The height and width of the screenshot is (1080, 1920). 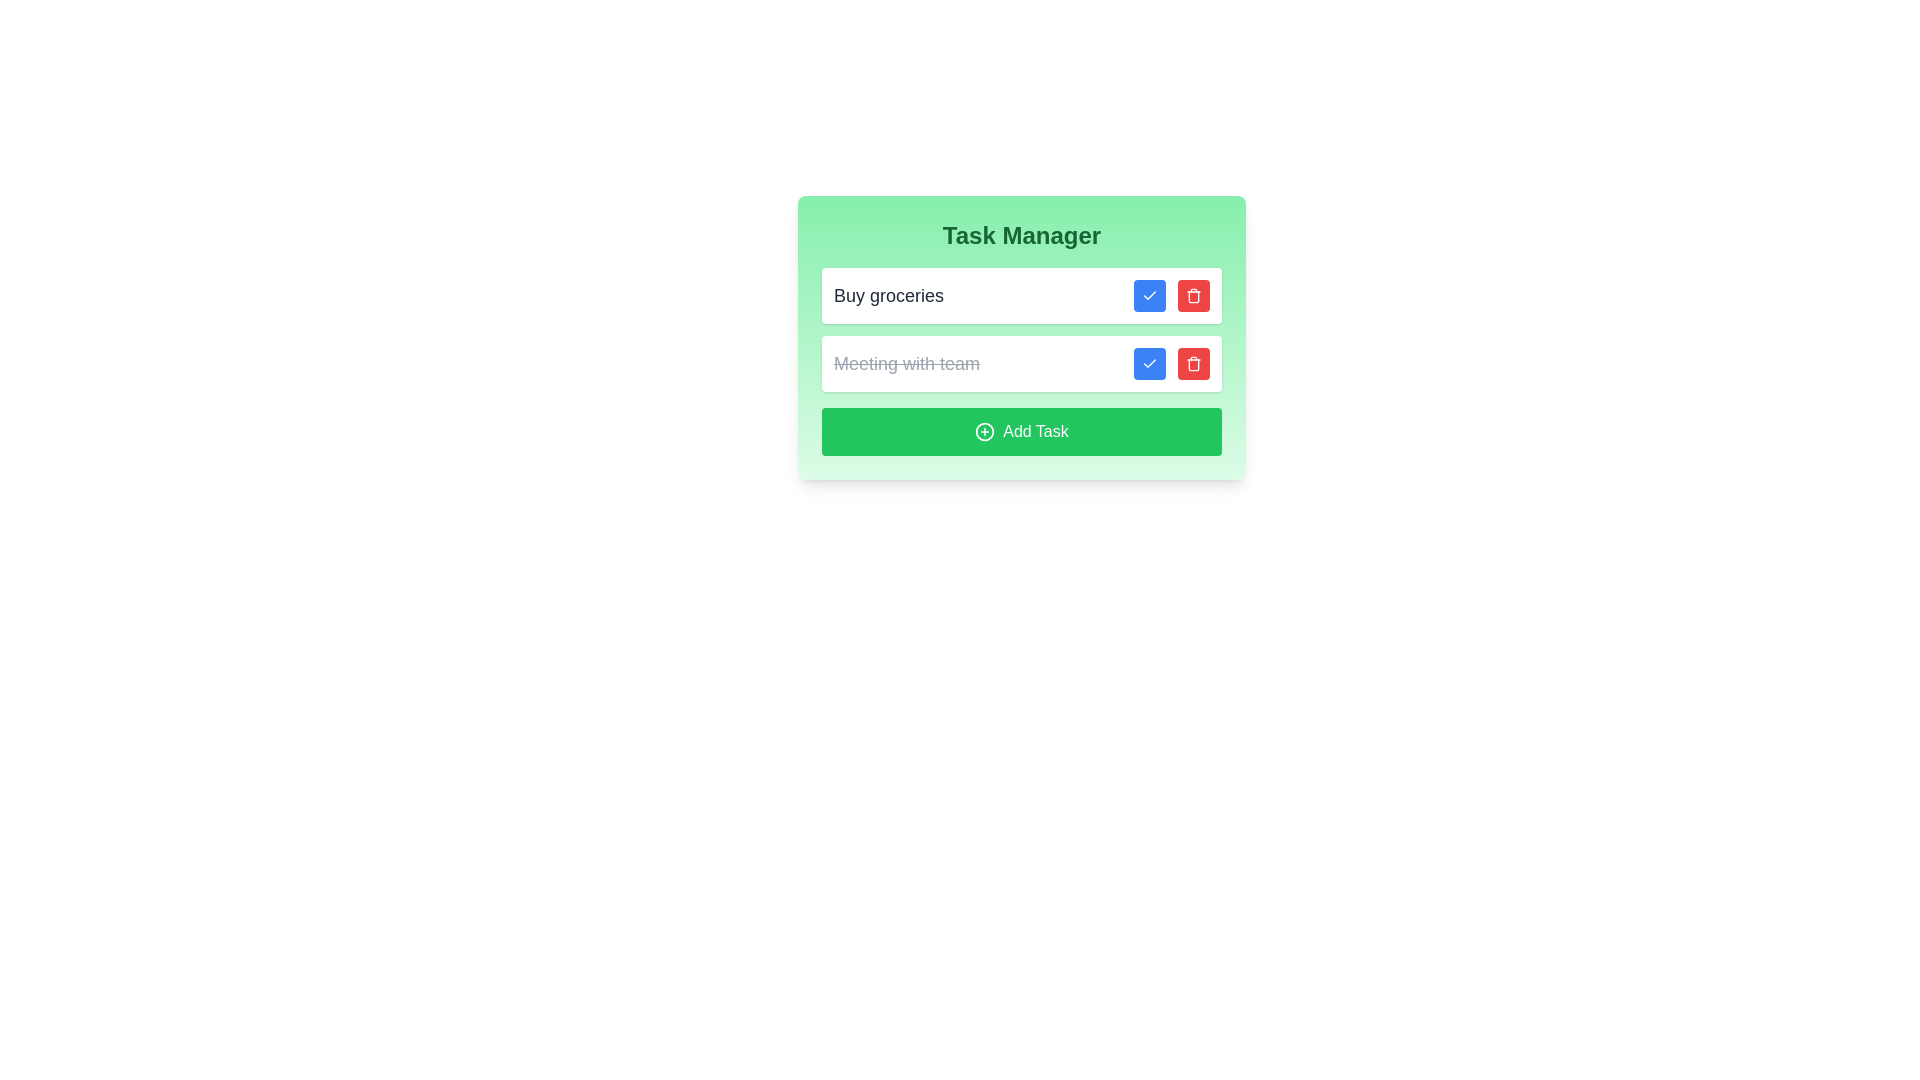 What do you see at coordinates (1022, 329) in the screenshot?
I see `the buttons within the task manager panel to mark a task as done or delete a task, specifically targeting the interactive task items in the vertical stack located at the center of the panel` at bounding box center [1022, 329].